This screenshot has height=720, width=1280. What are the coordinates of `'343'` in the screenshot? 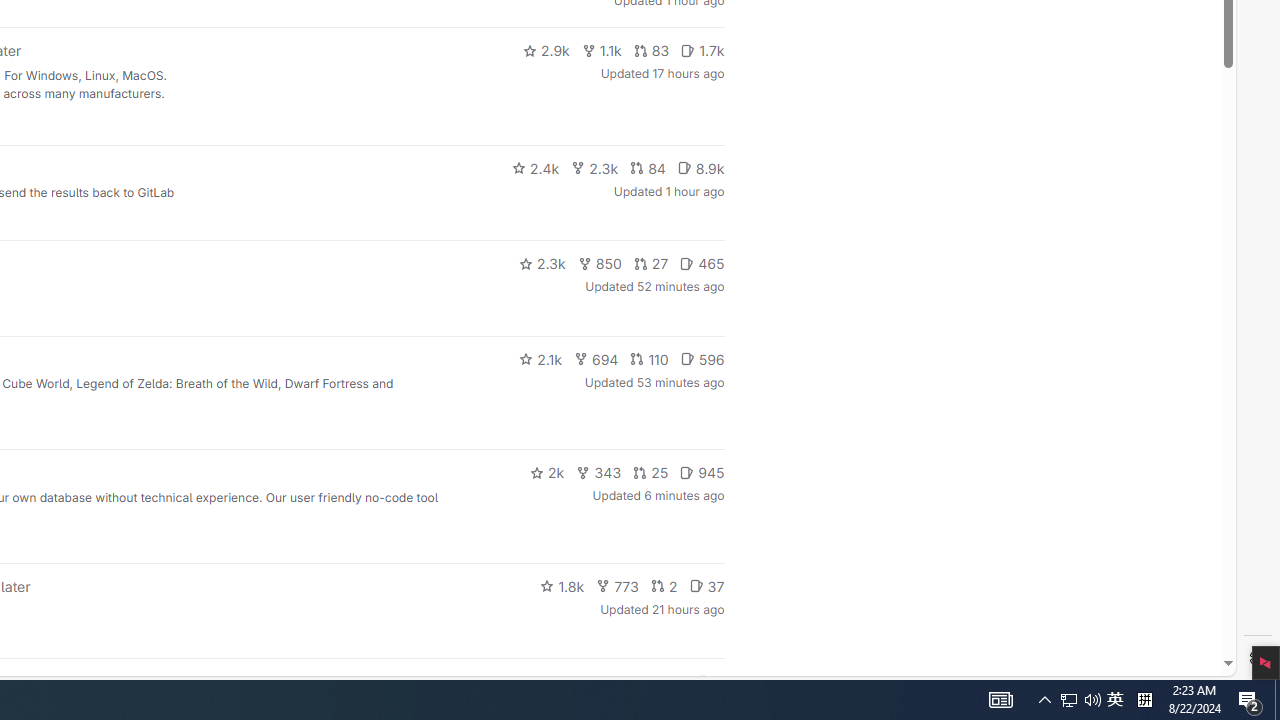 It's located at (598, 473).